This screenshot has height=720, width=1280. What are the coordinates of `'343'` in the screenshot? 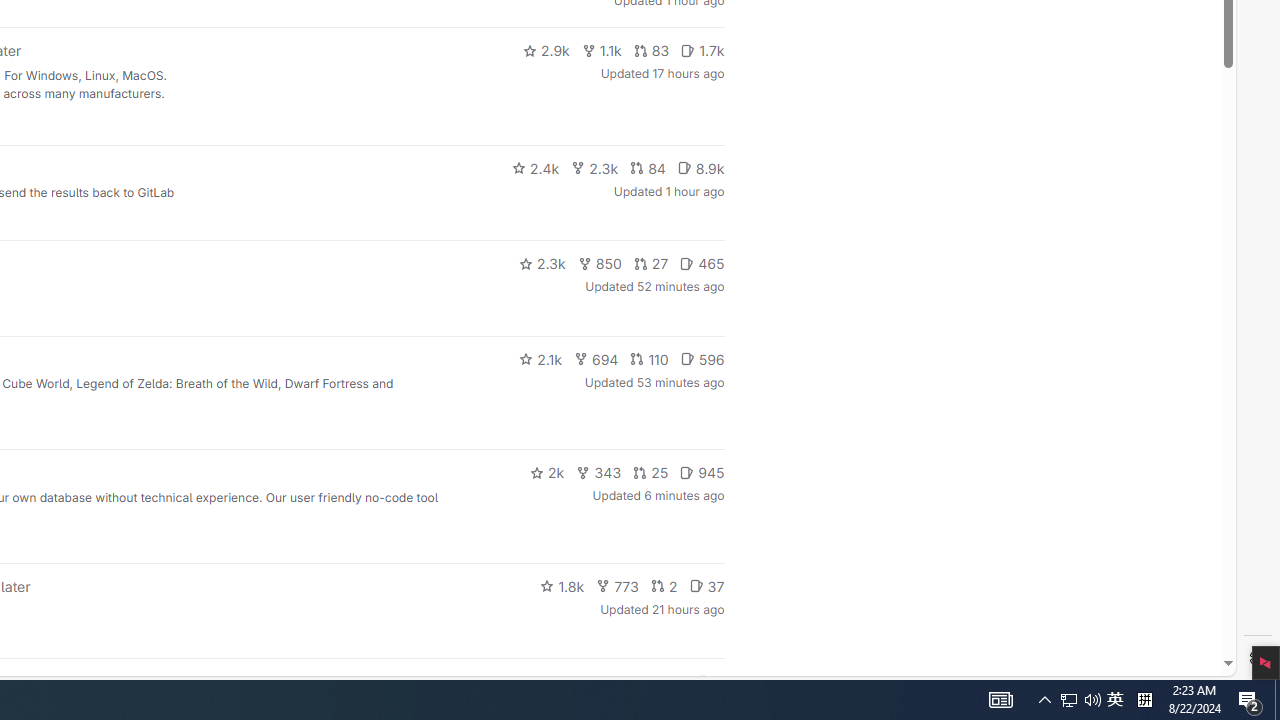 It's located at (598, 473).